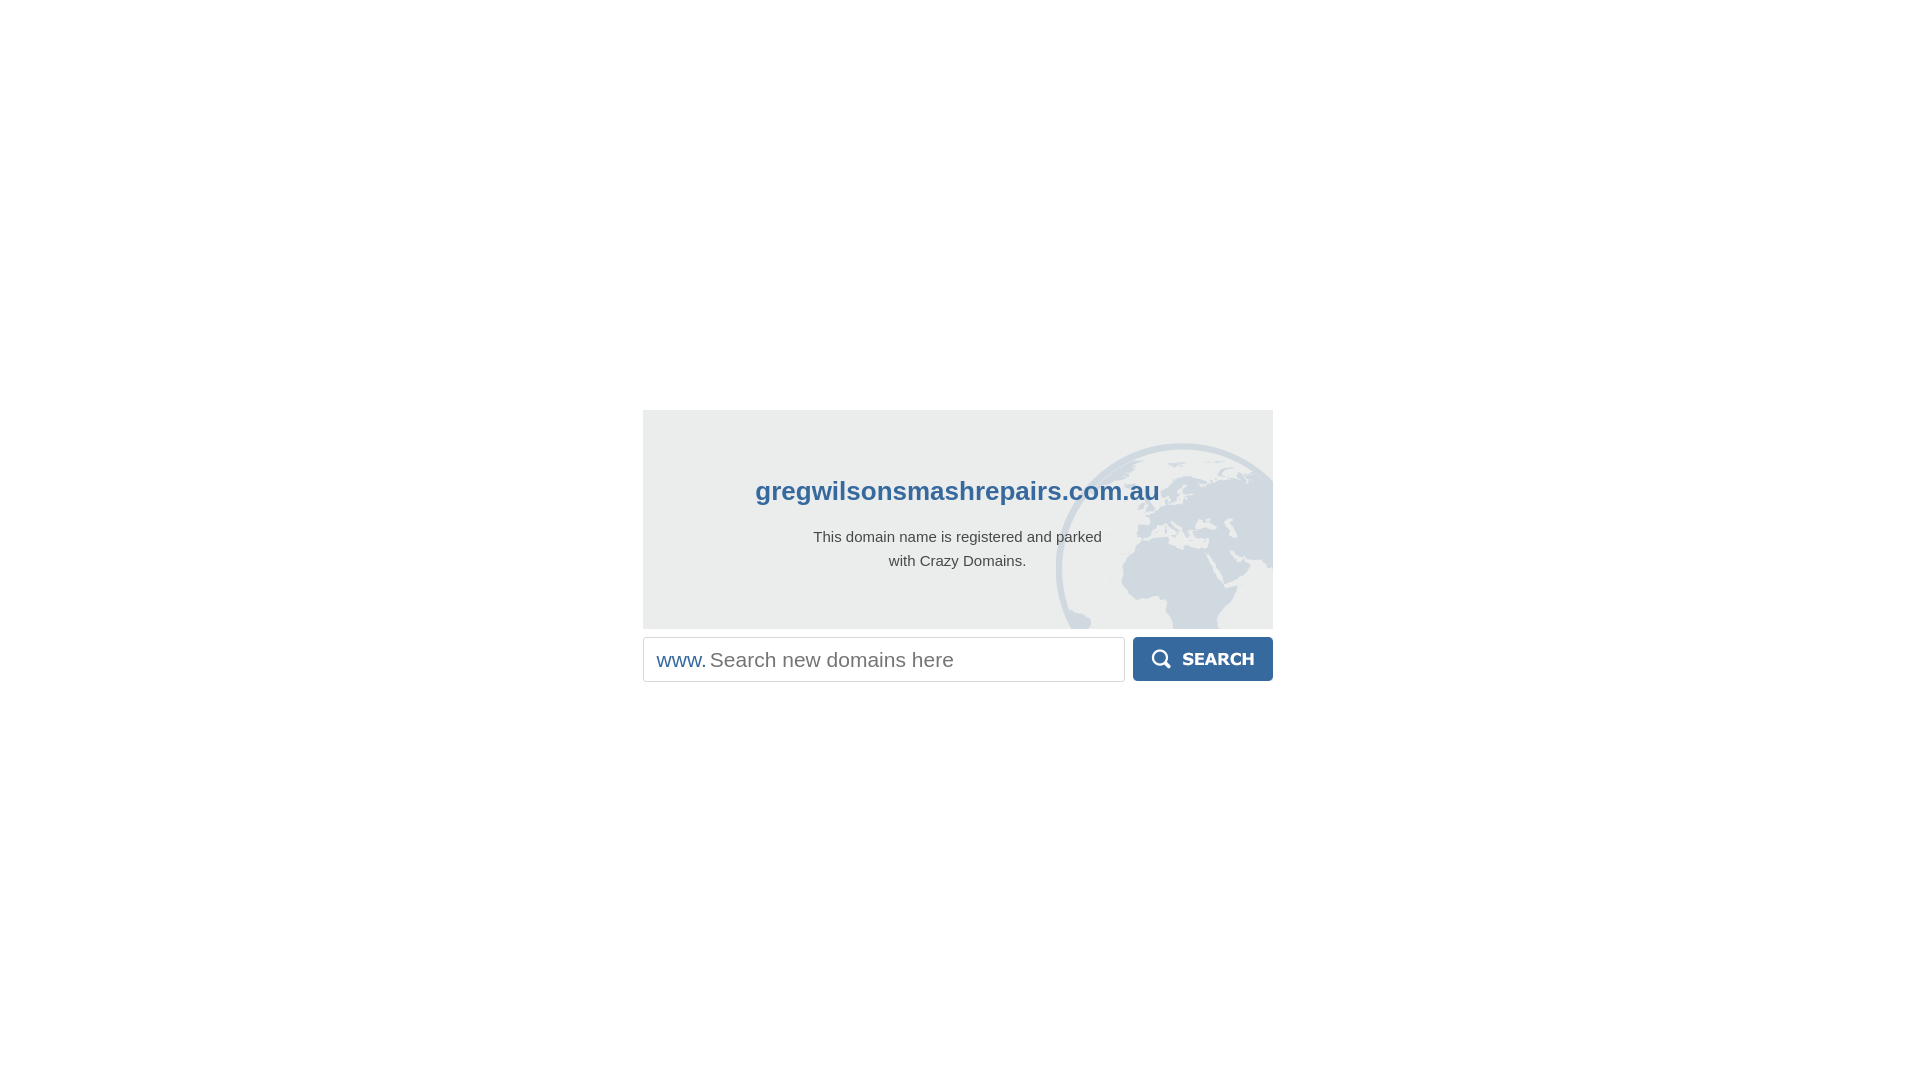 The width and height of the screenshot is (1920, 1080). I want to click on 'Search', so click(1202, 659).